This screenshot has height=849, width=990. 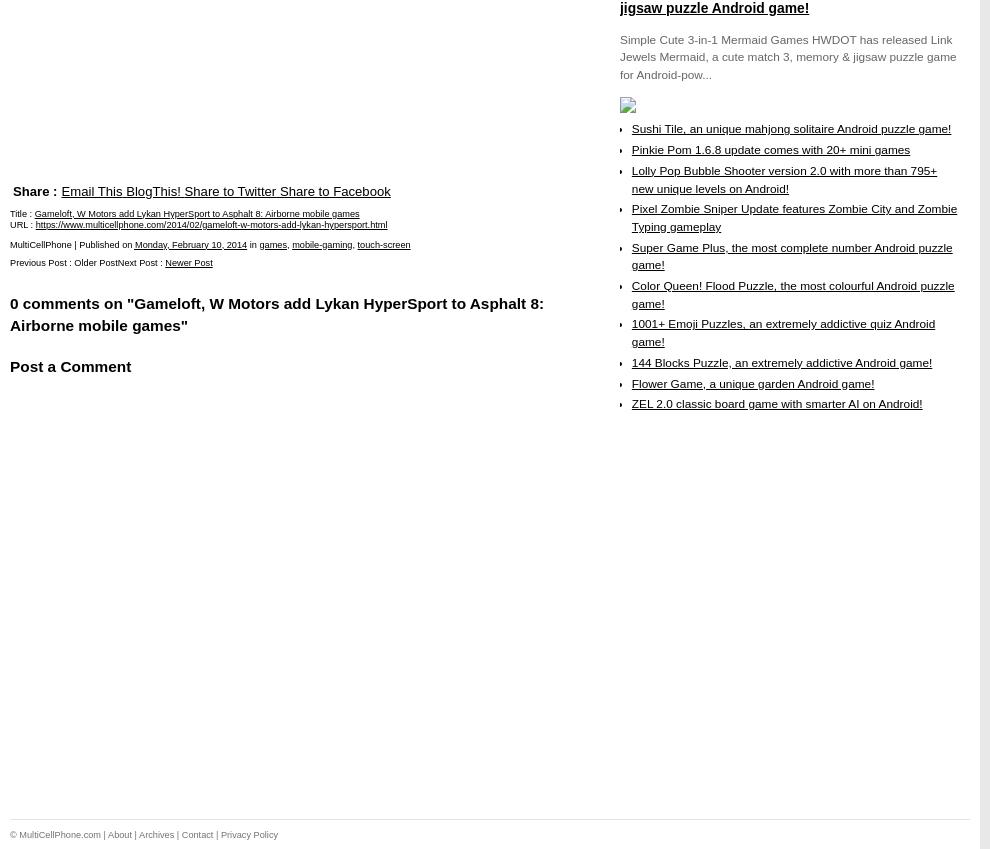 What do you see at coordinates (277, 312) in the screenshot?
I see `'0
comments on "Gameloft, W Motors add Lykan HyperSport to Asphalt 8: Airborne mobile games"'` at bounding box center [277, 312].